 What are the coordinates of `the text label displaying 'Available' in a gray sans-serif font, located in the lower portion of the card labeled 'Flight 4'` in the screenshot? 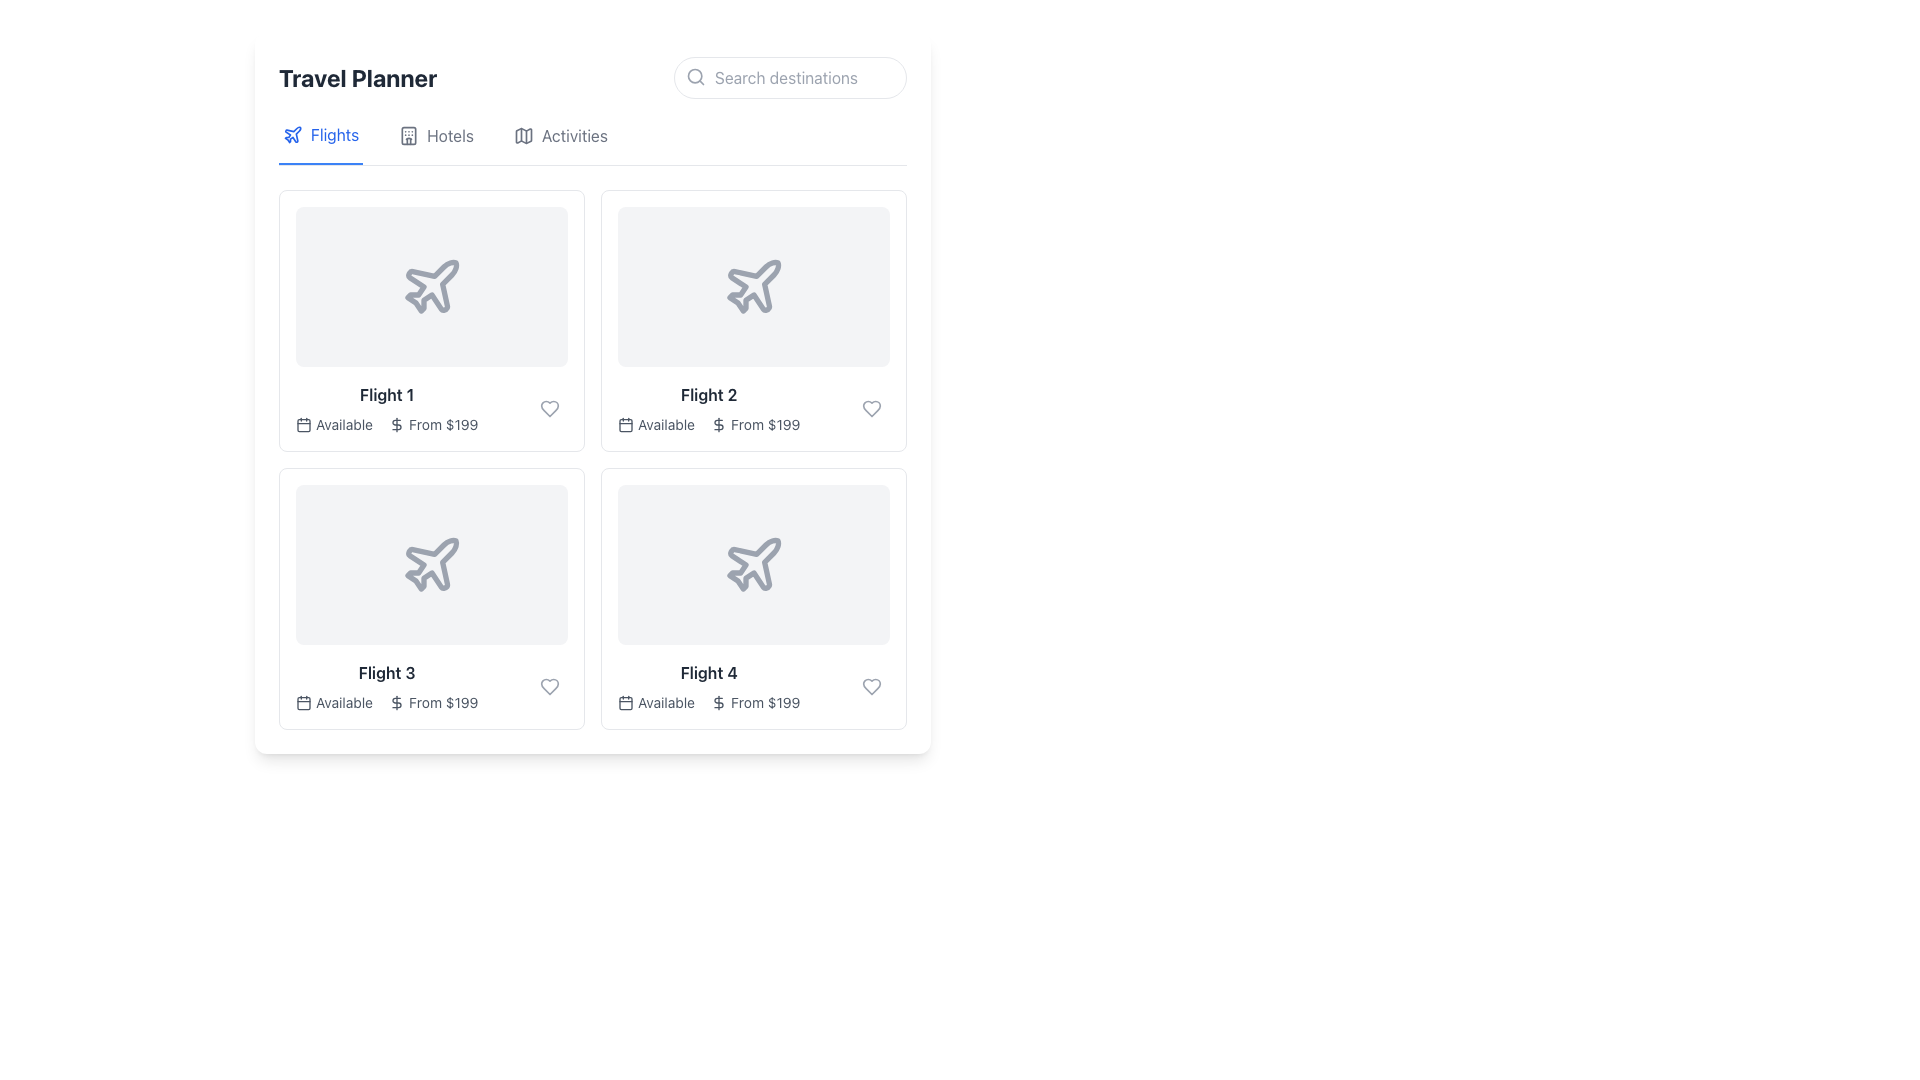 It's located at (666, 701).